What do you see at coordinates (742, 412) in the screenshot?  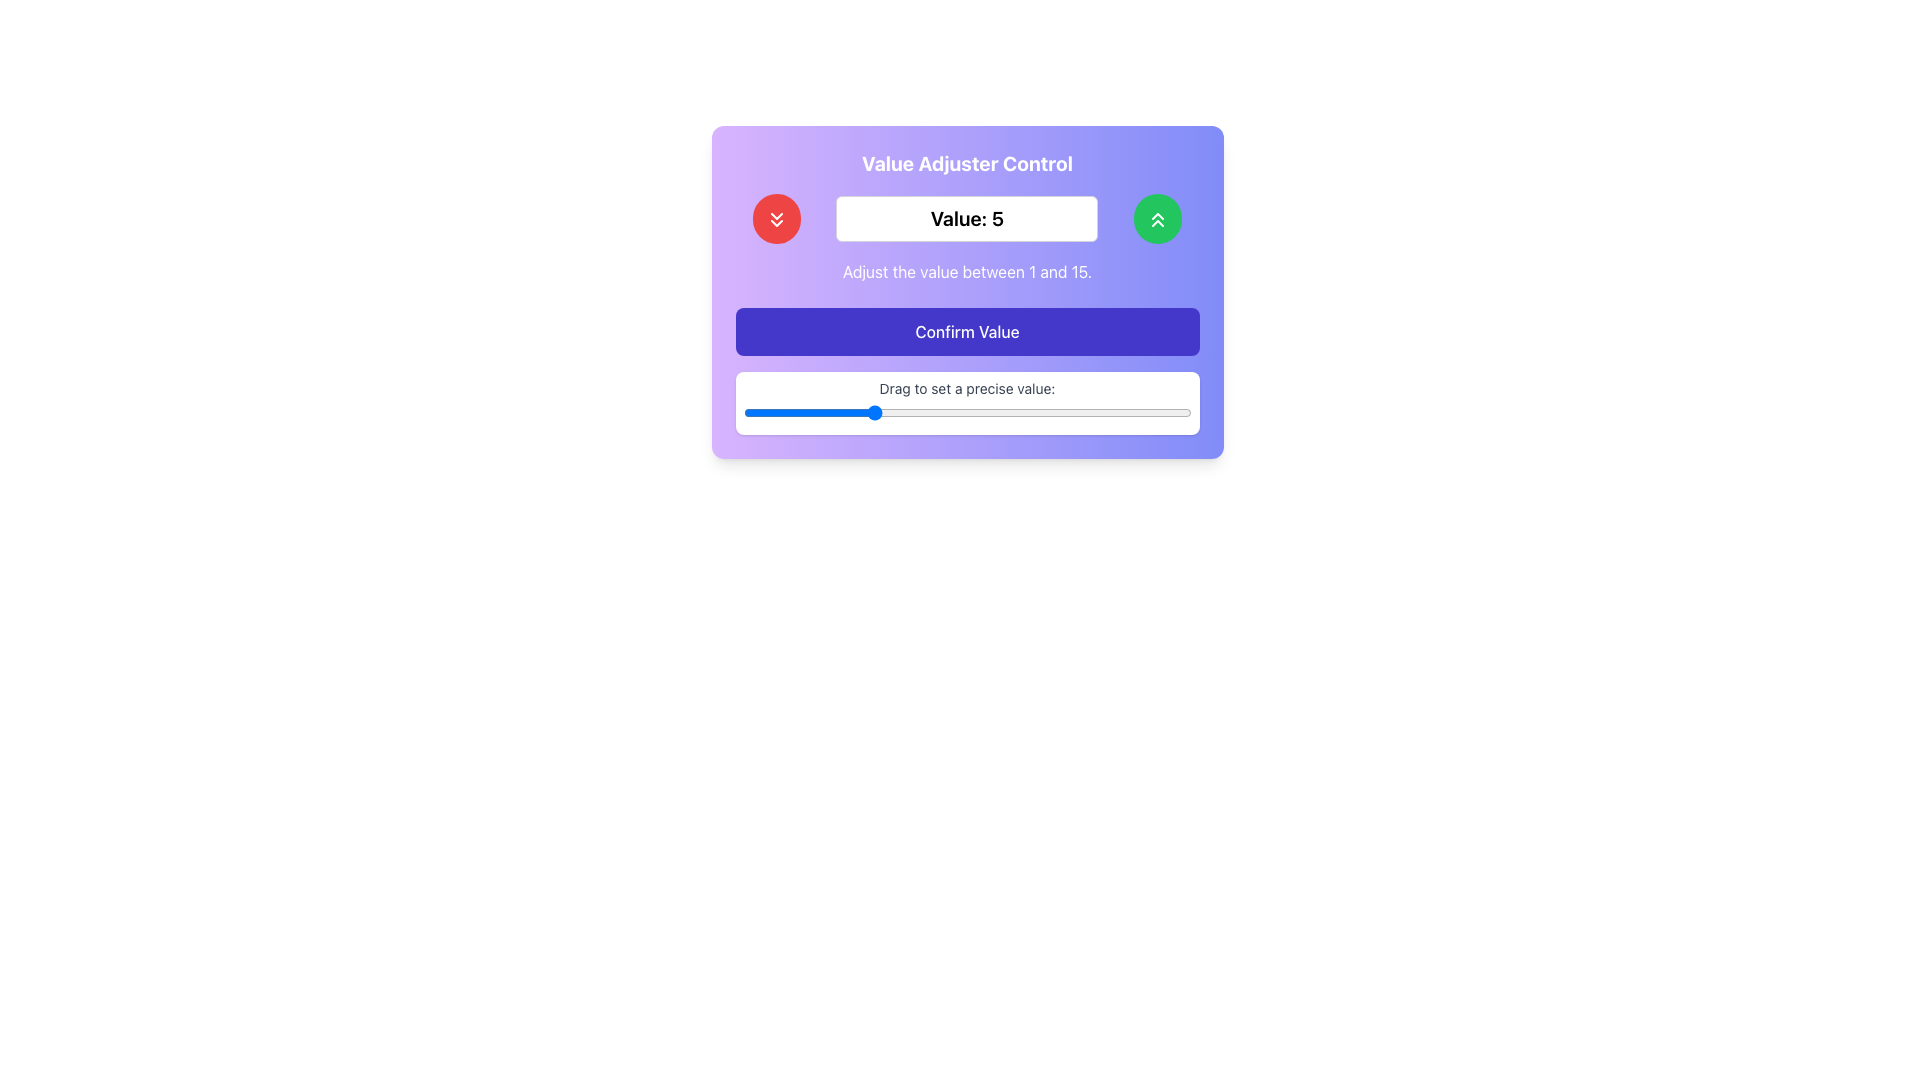 I see `the slider value` at bounding box center [742, 412].